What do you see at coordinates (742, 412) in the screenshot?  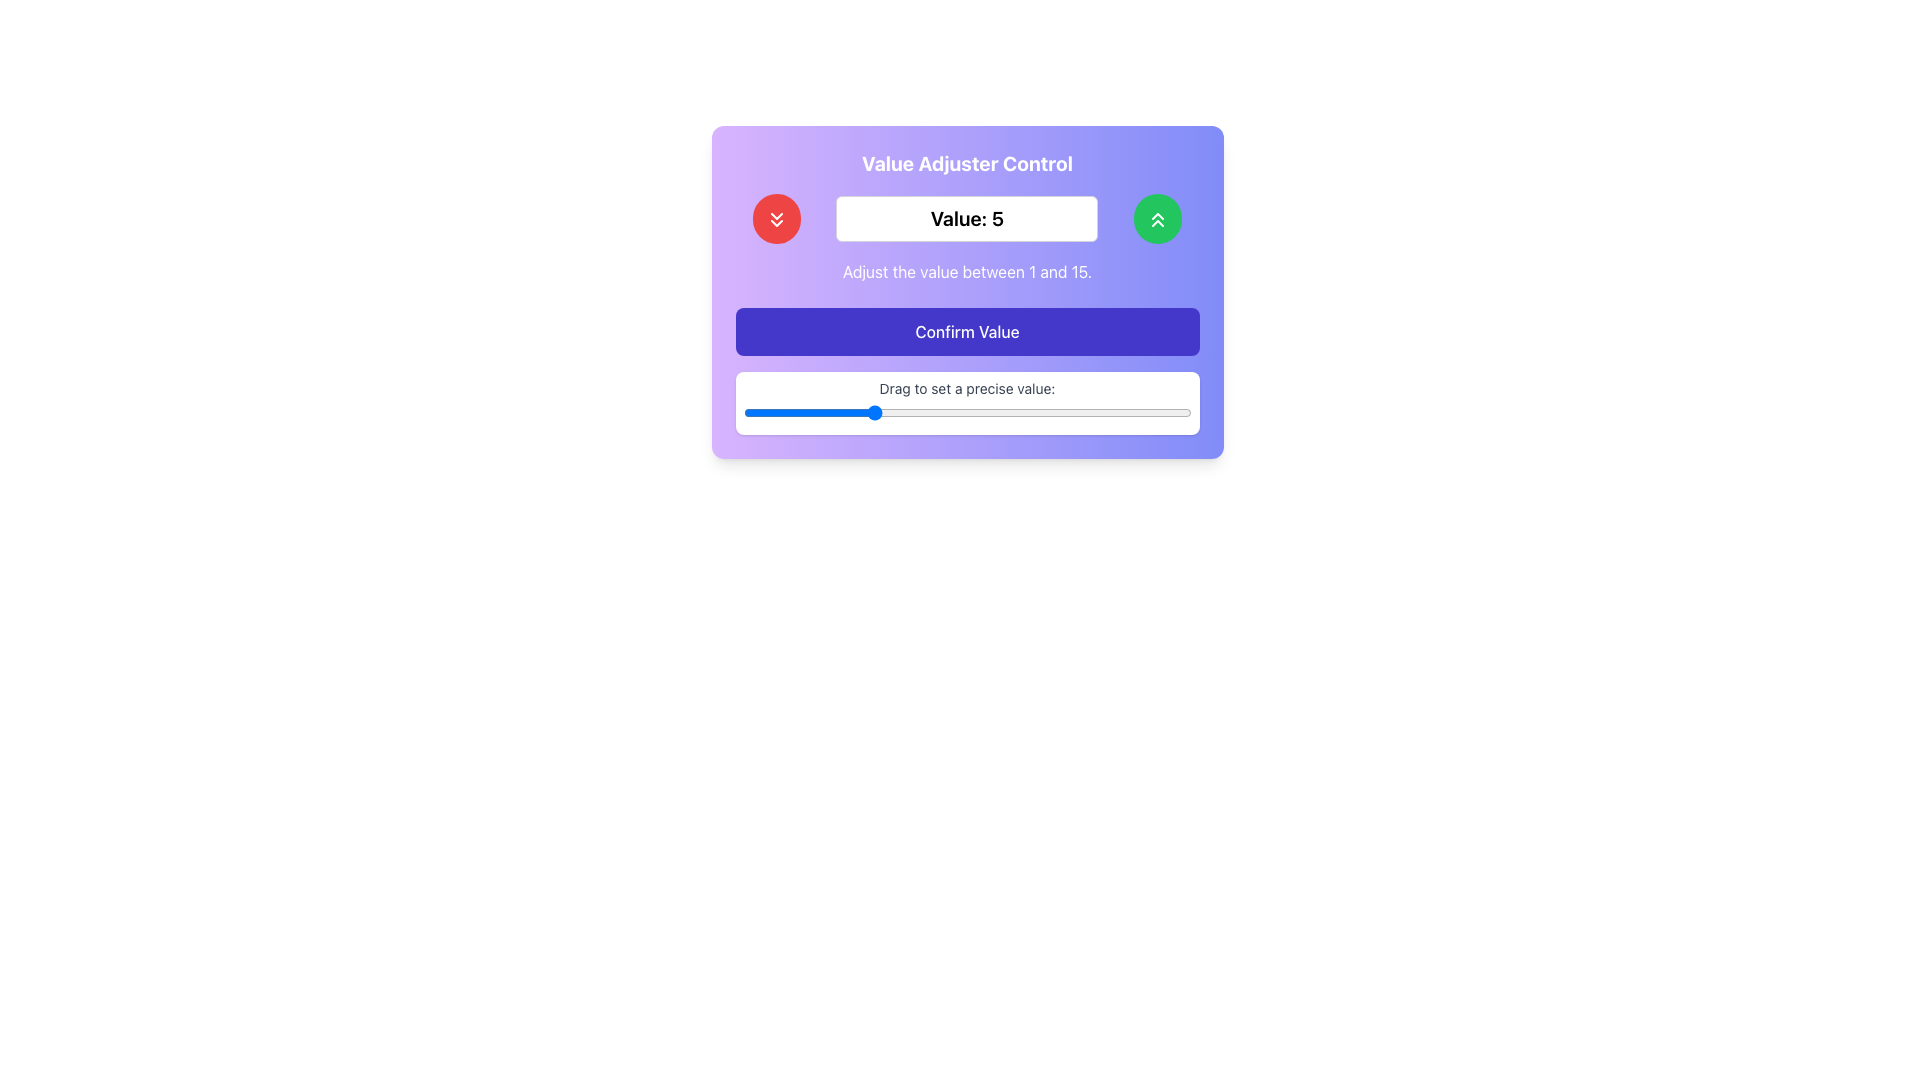 I see `the slider value` at bounding box center [742, 412].